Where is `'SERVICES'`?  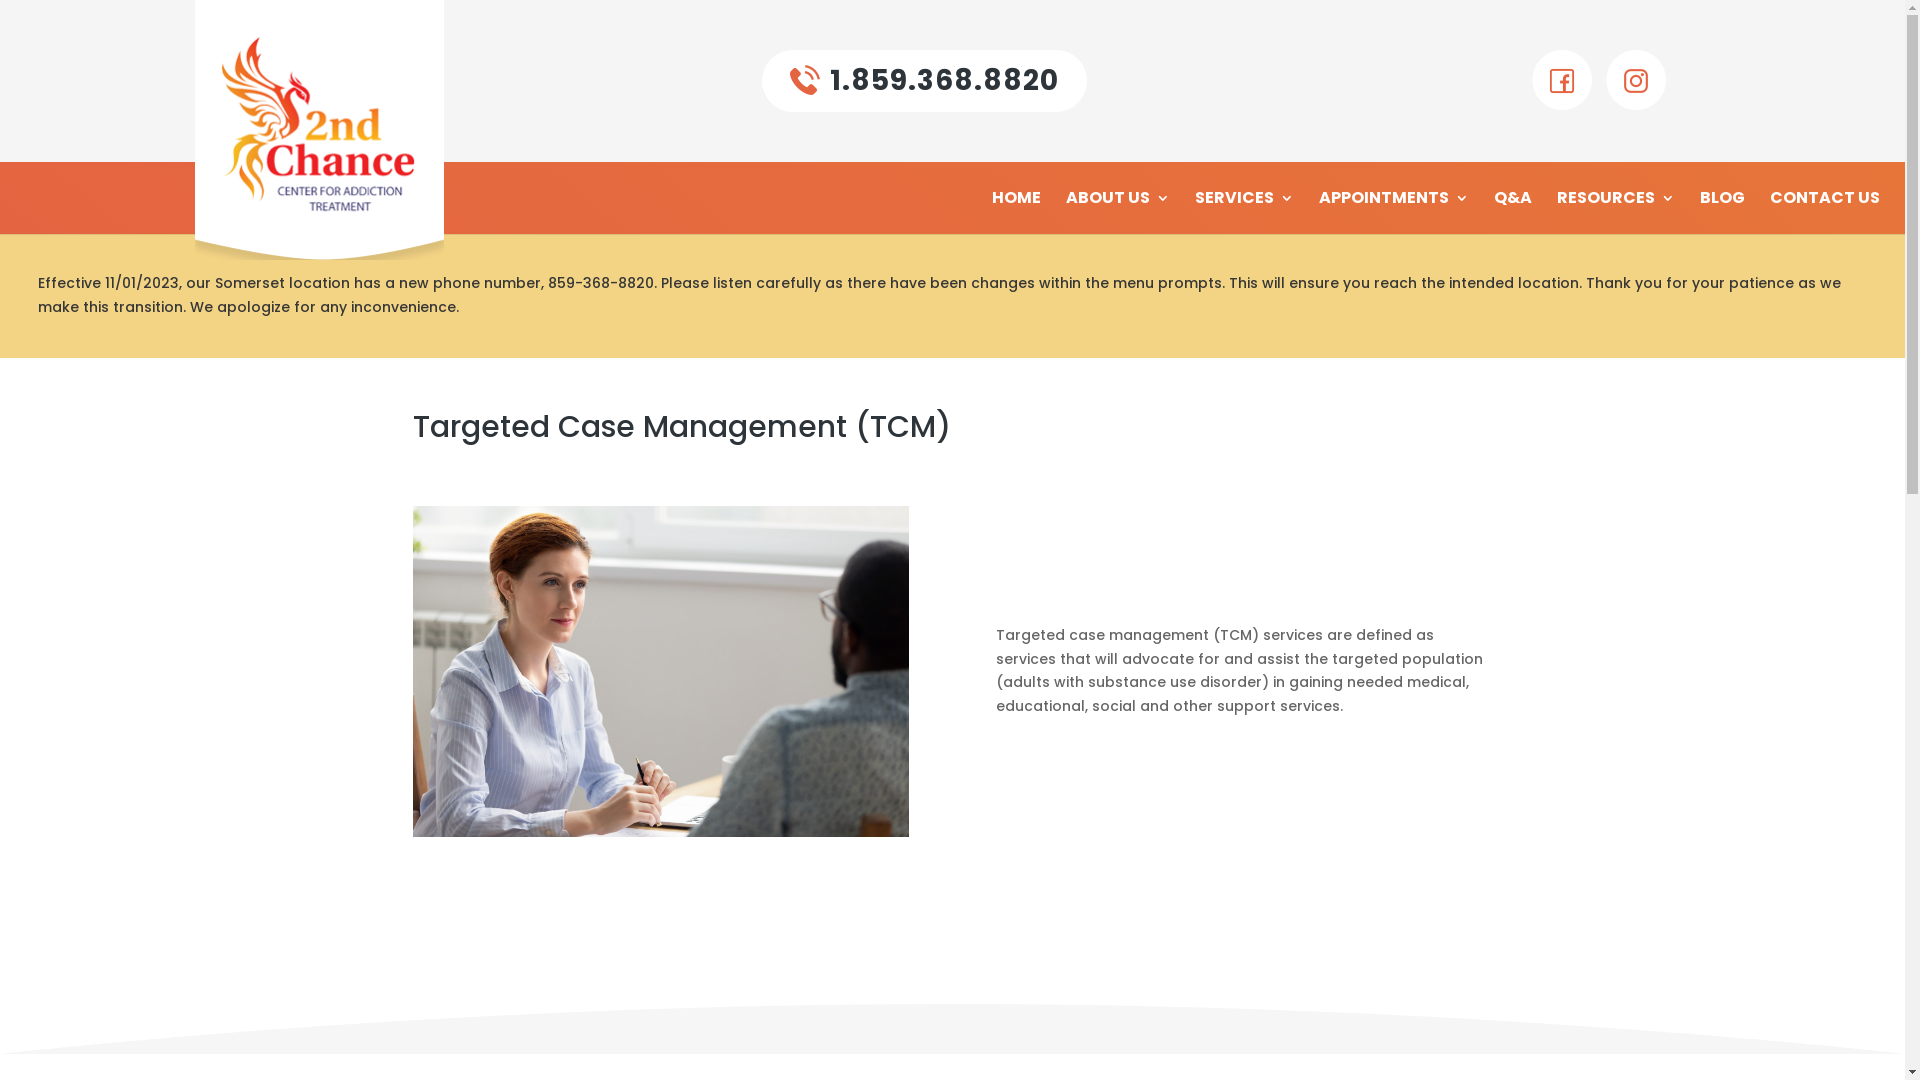
'SERVICES' is located at coordinates (1195, 212).